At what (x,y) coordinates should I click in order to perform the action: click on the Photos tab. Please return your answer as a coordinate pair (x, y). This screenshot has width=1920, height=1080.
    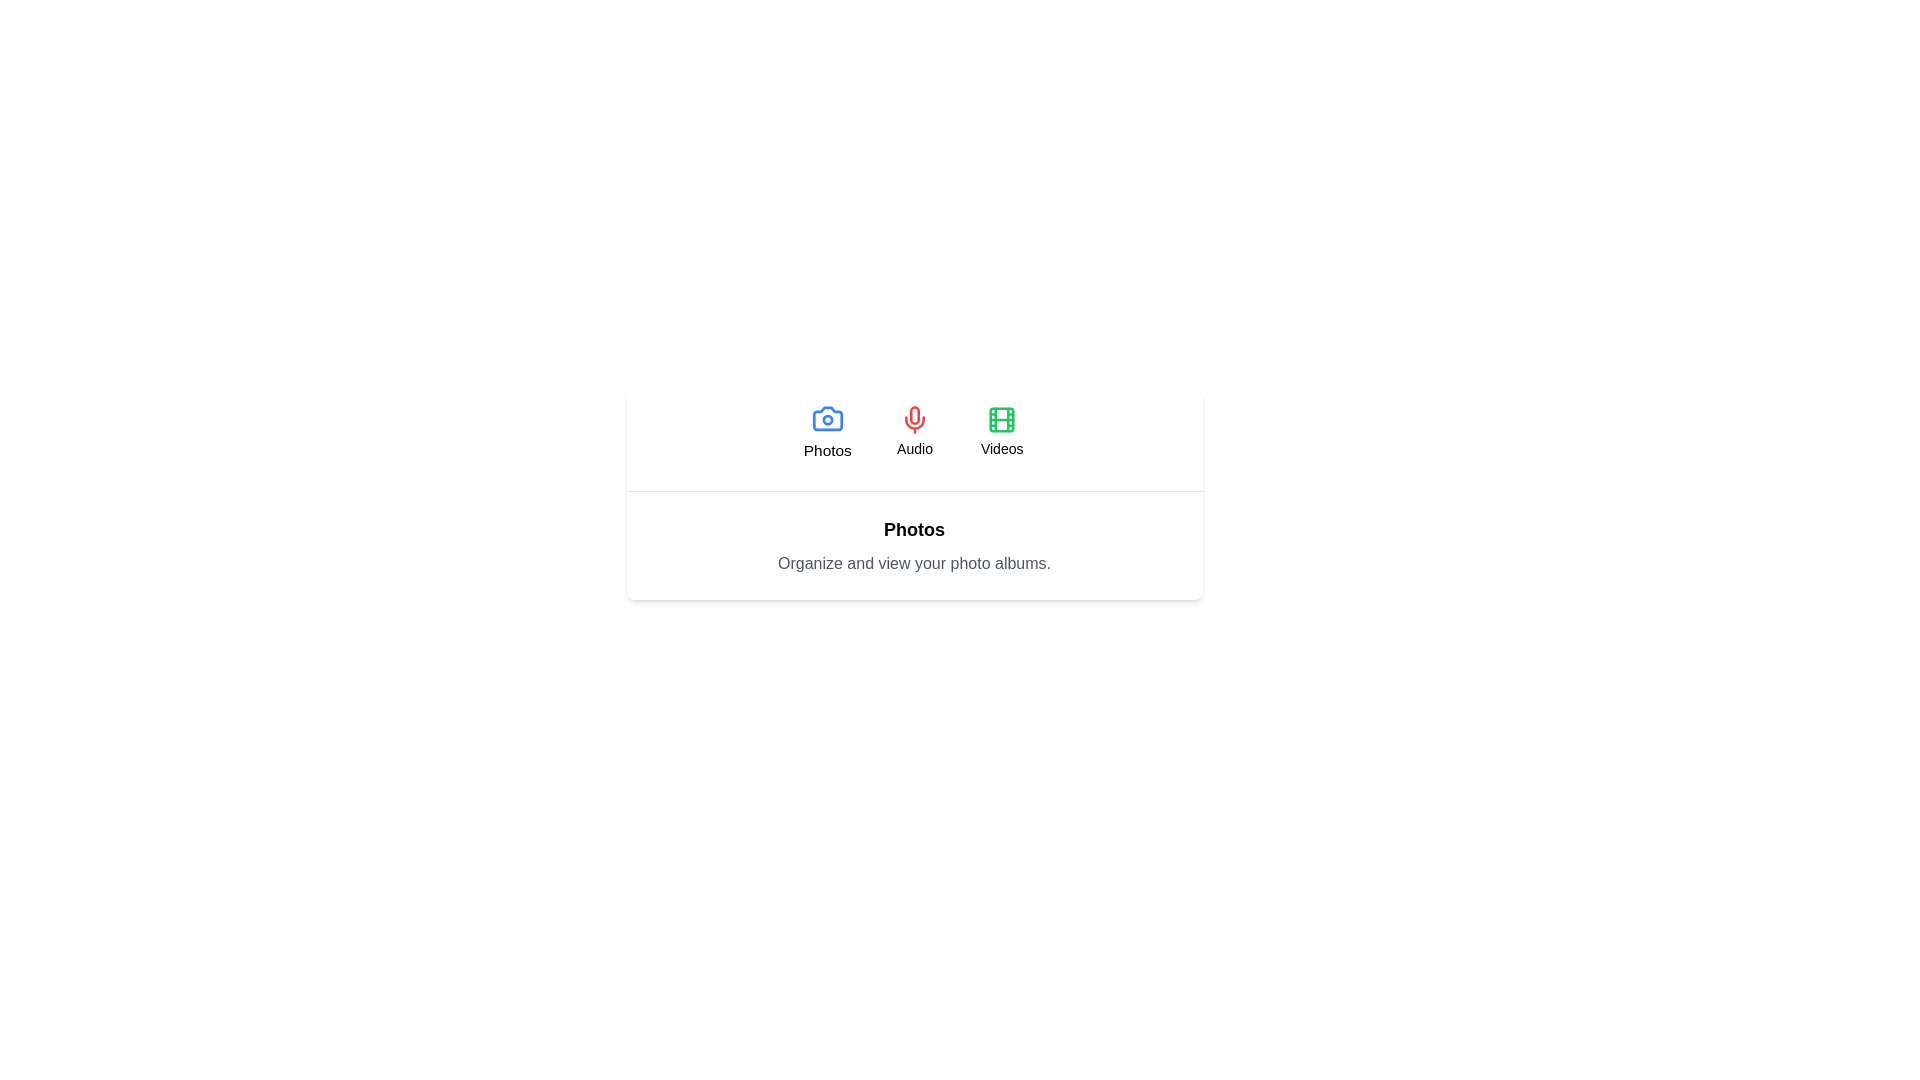
    Looking at the image, I should click on (827, 431).